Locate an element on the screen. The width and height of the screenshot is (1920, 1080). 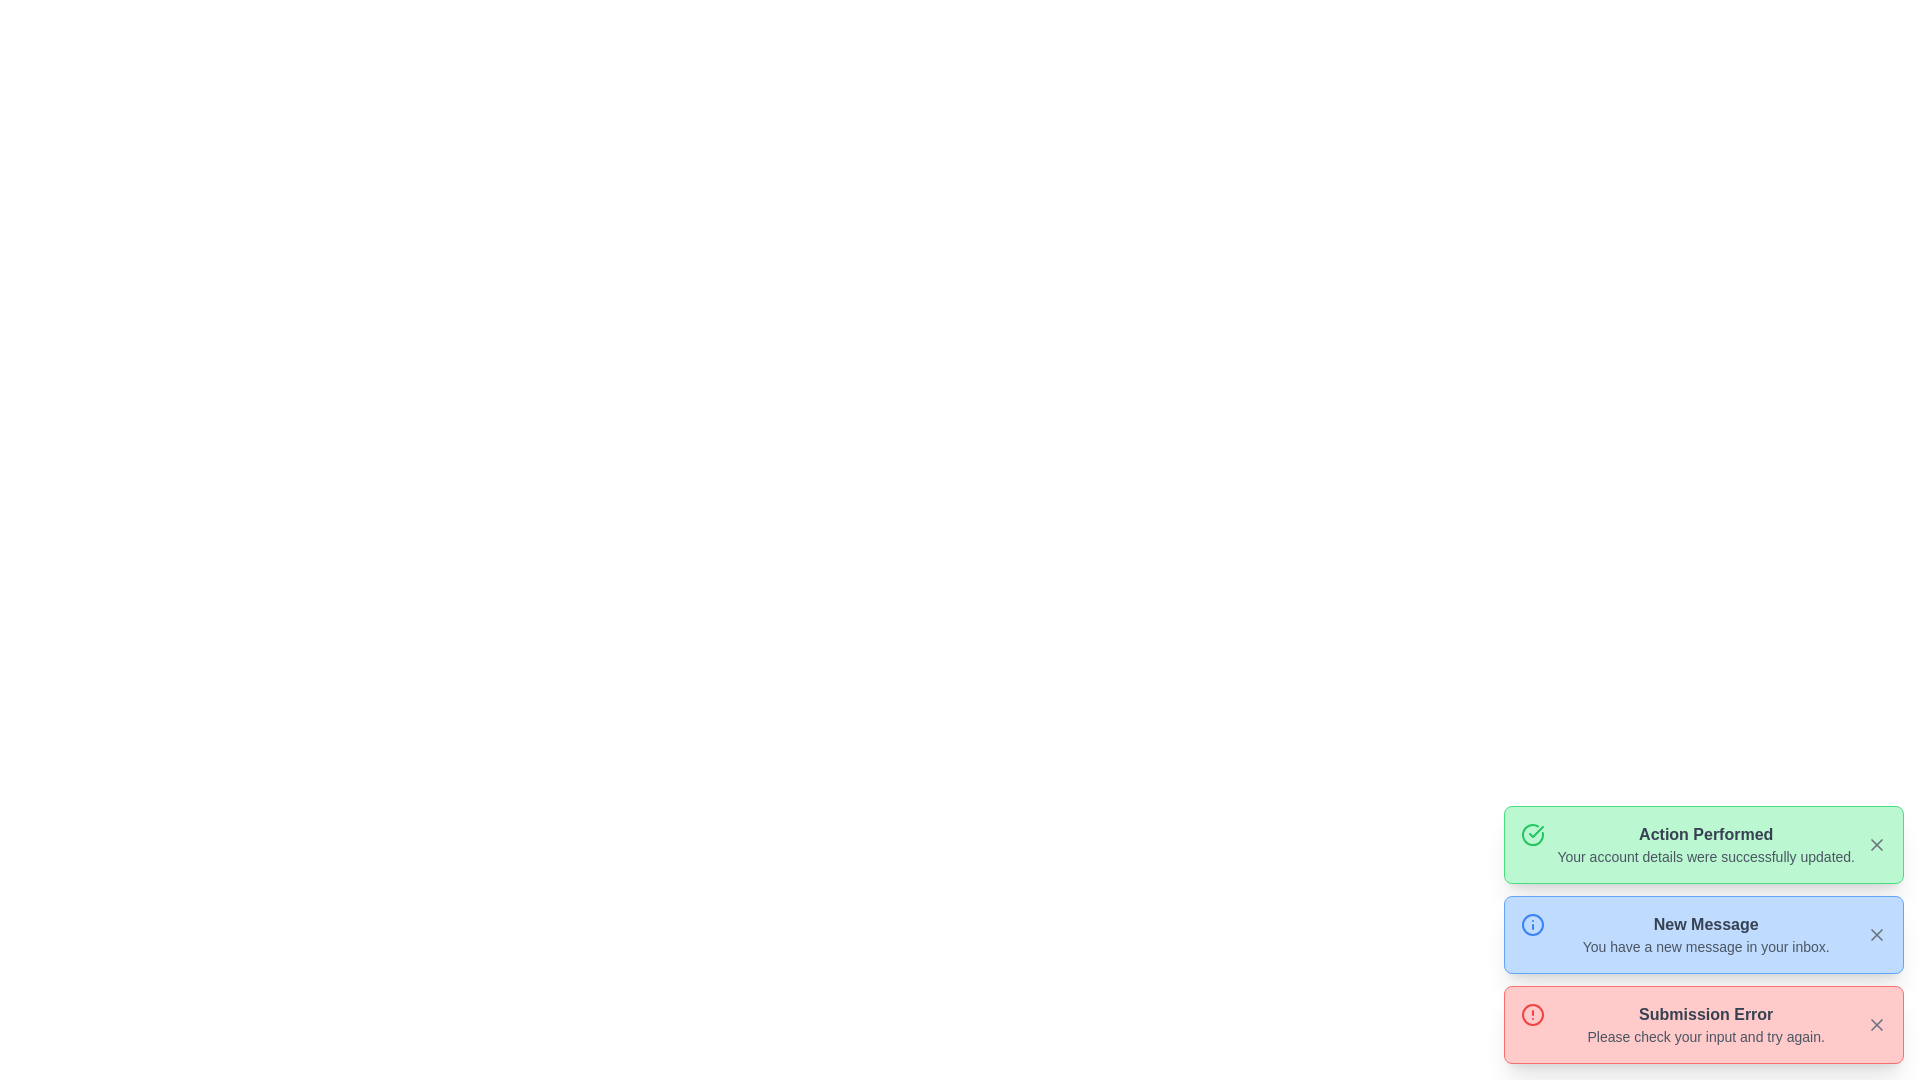
error message from the notification box titled 'Submission Error', which is located in the bottom-right corner of the viewport is located at coordinates (1703, 1025).